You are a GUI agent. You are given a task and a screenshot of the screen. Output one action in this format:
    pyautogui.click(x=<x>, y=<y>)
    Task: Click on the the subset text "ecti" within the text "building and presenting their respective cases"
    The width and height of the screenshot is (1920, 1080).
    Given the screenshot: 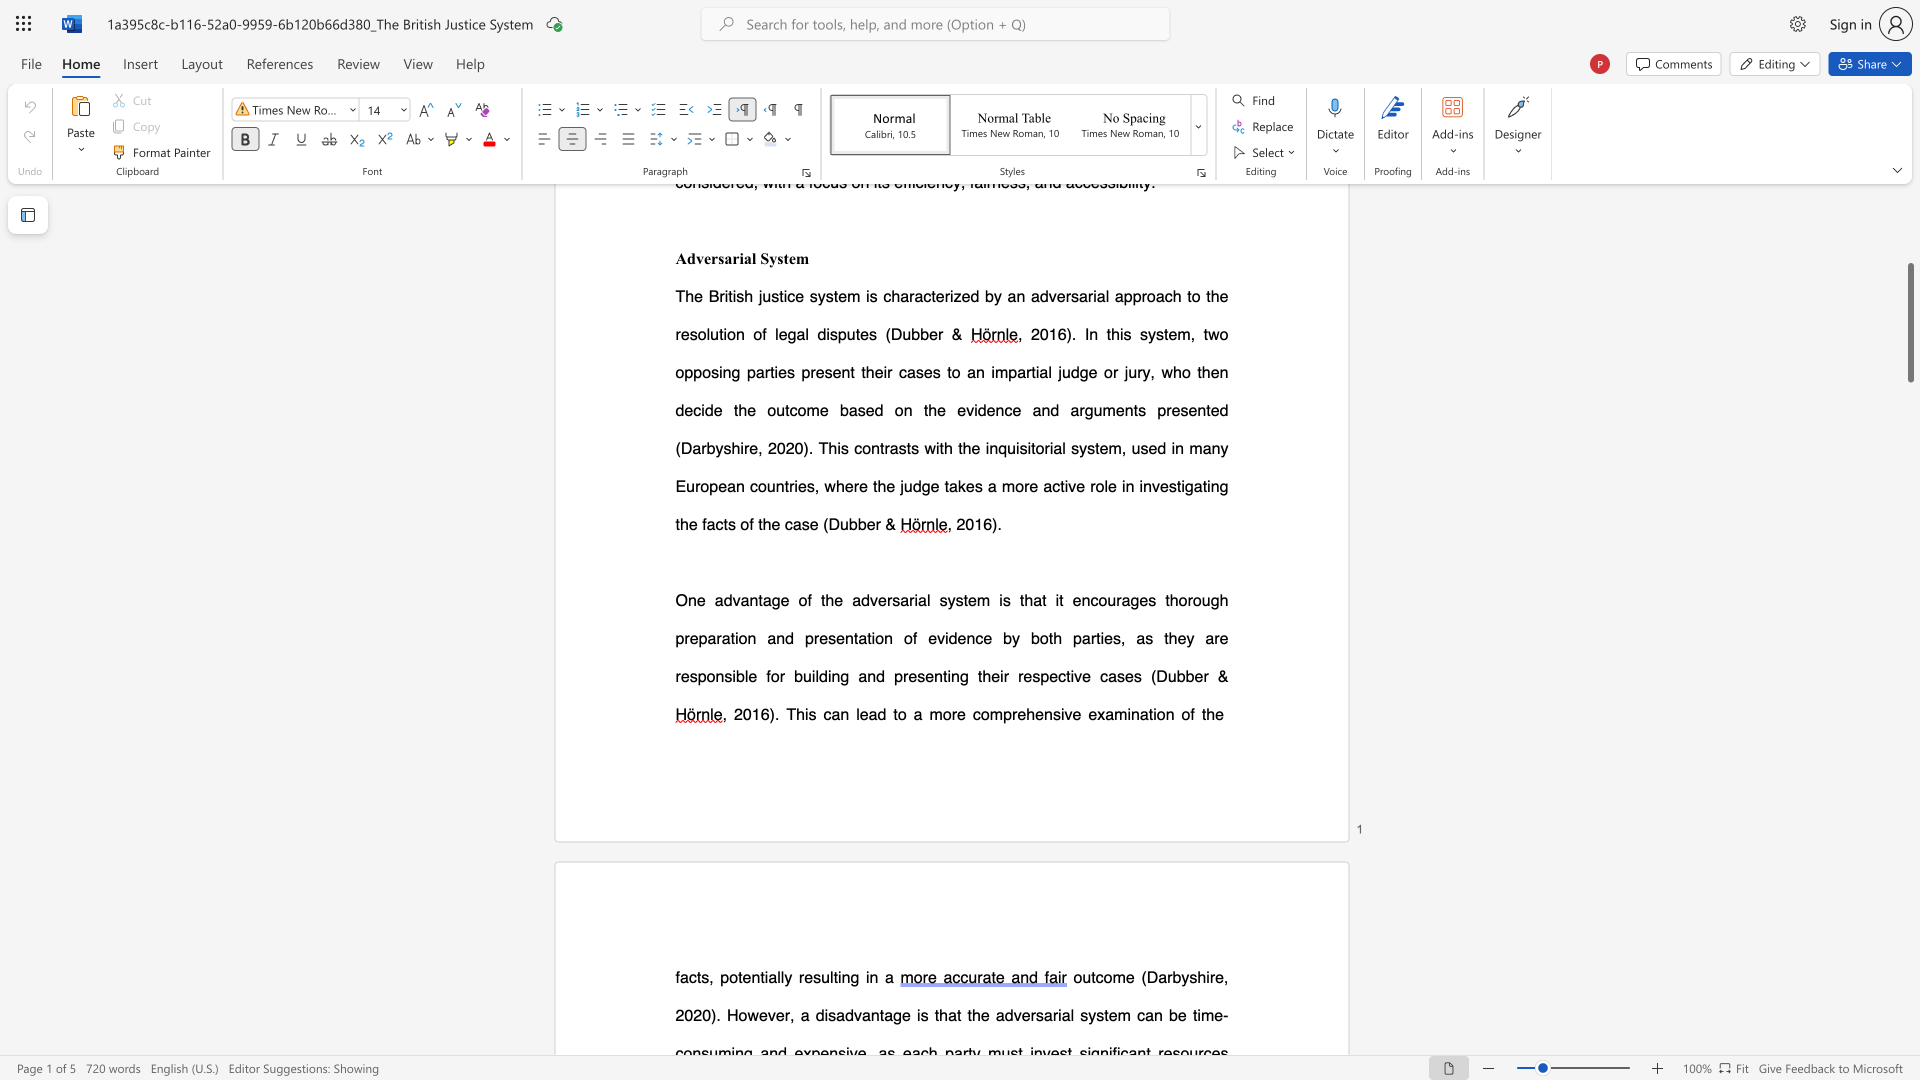 What is the action you would take?
    pyautogui.click(x=1048, y=675)
    